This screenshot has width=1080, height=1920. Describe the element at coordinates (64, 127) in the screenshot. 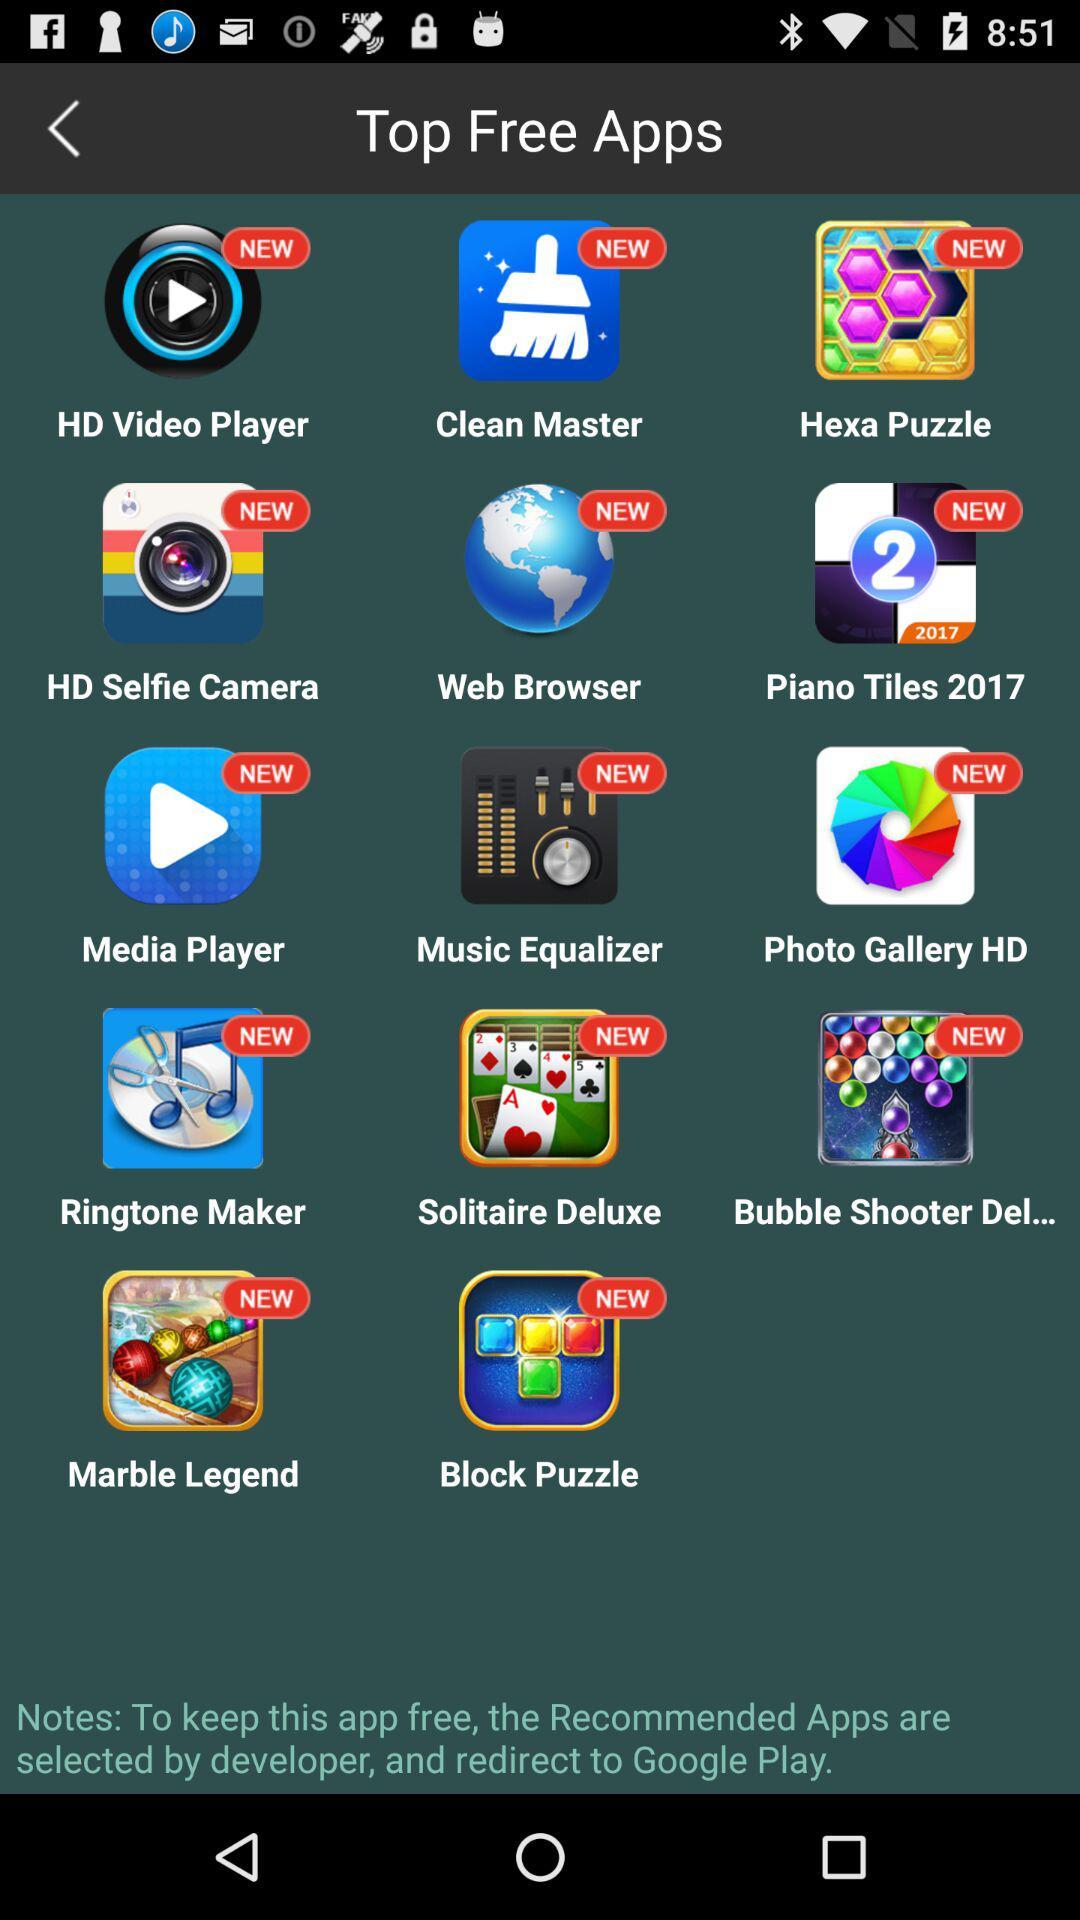

I see `icon next to the top free apps icon` at that location.